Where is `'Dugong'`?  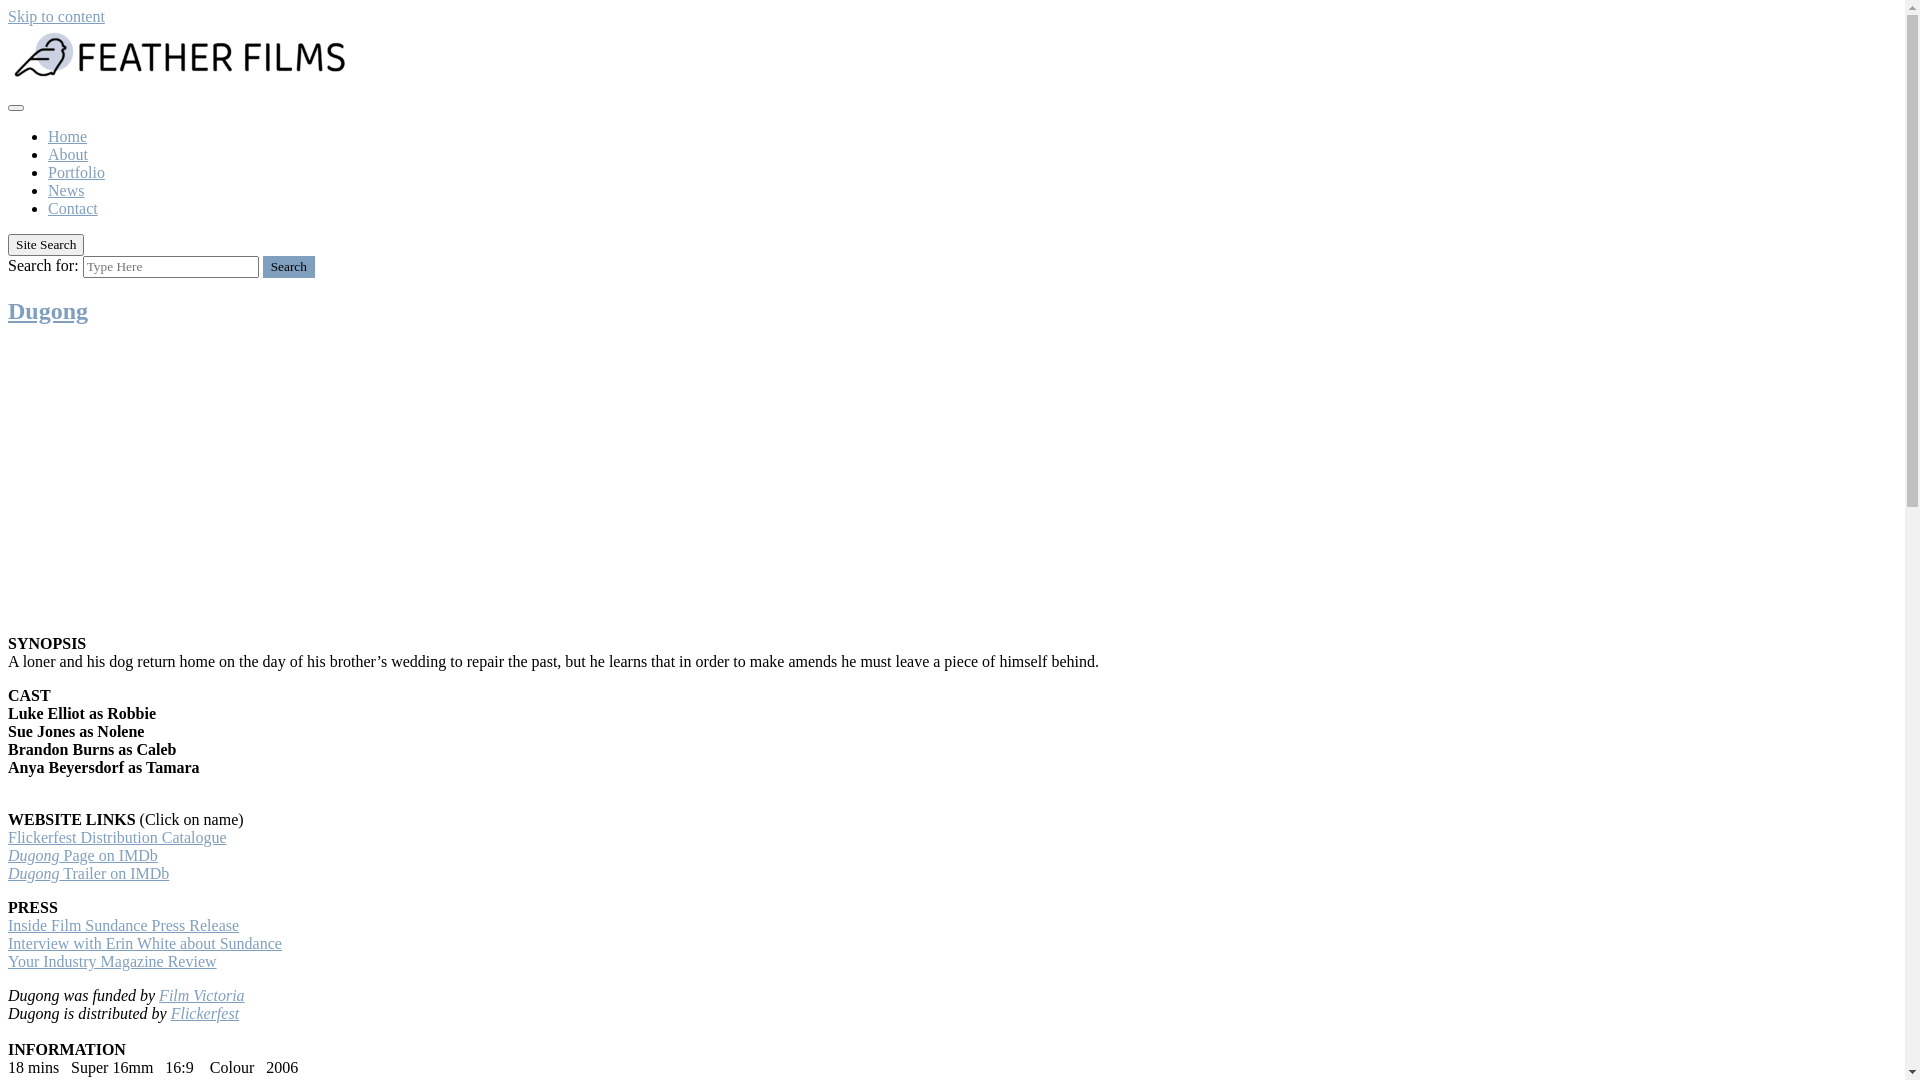 'Dugong' is located at coordinates (8, 311).